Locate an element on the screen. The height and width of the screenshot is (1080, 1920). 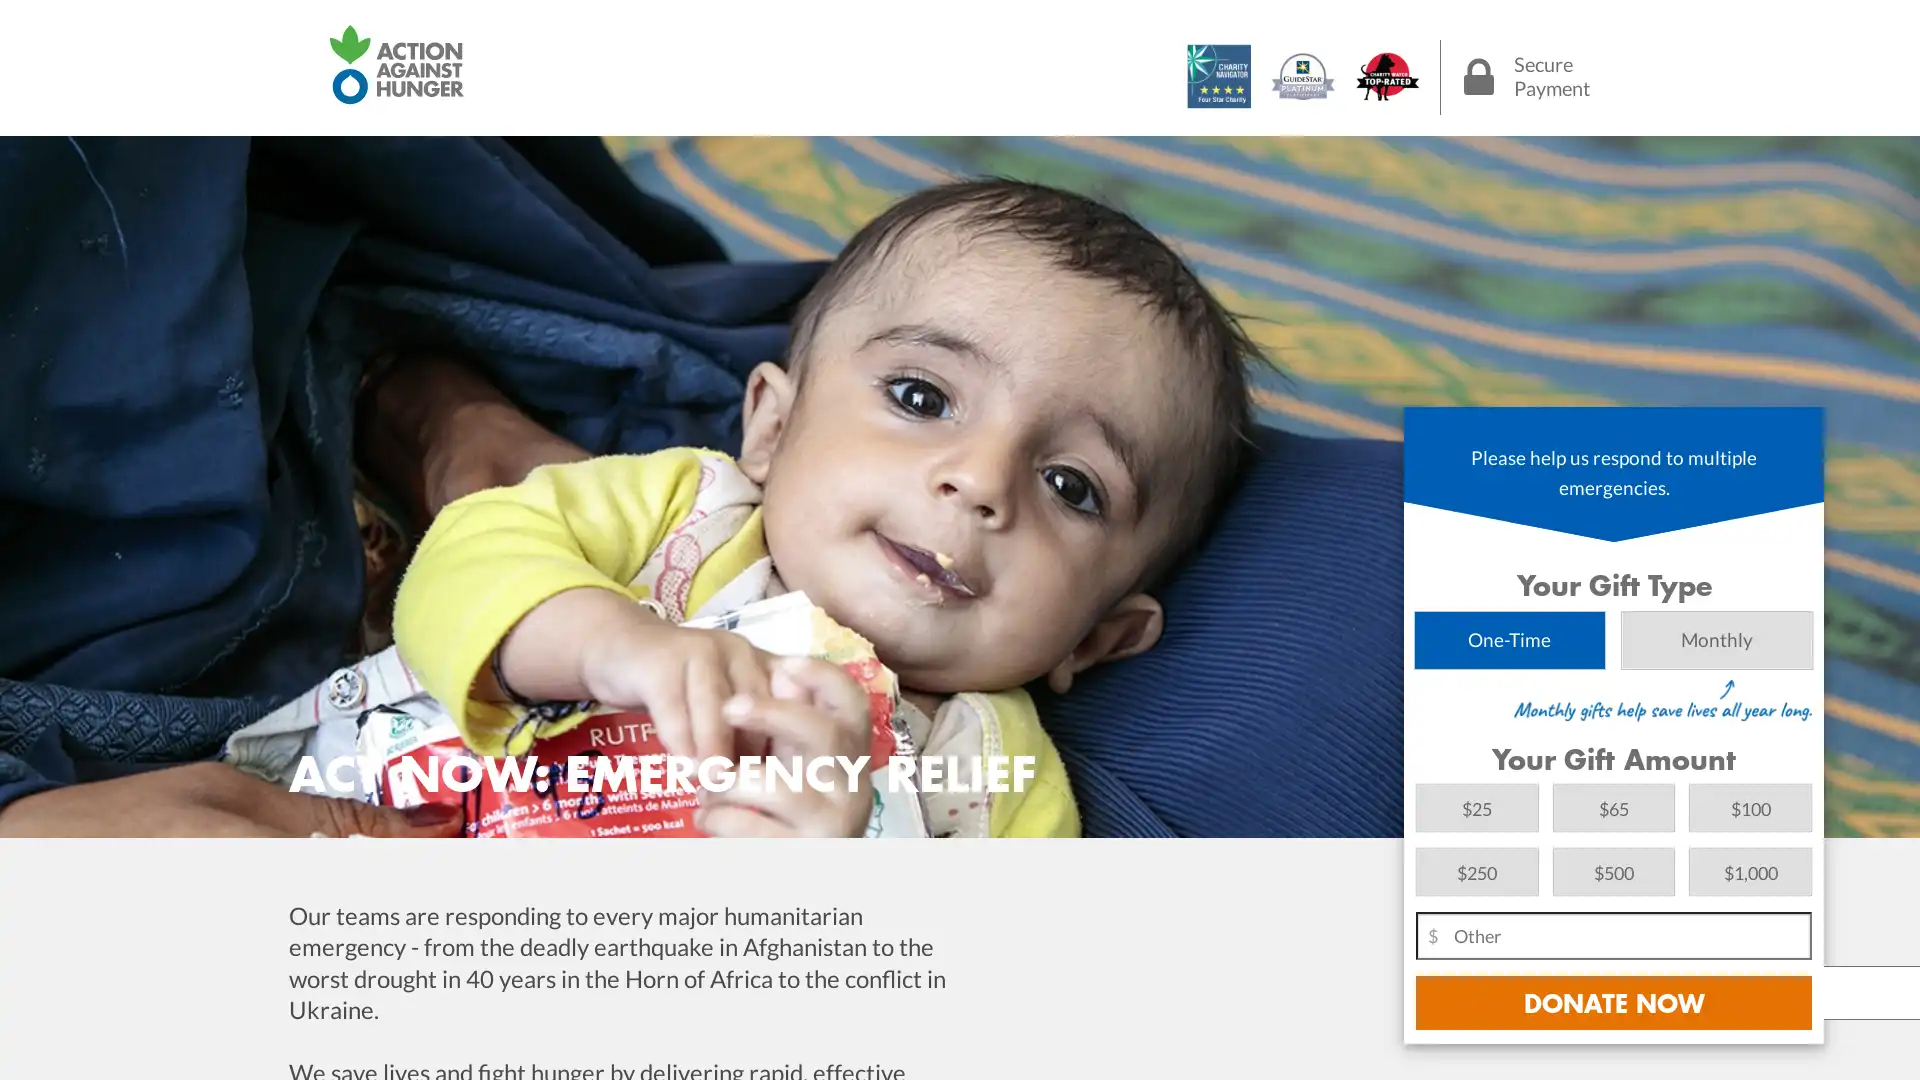
$25 is located at coordinates (1477, 806).